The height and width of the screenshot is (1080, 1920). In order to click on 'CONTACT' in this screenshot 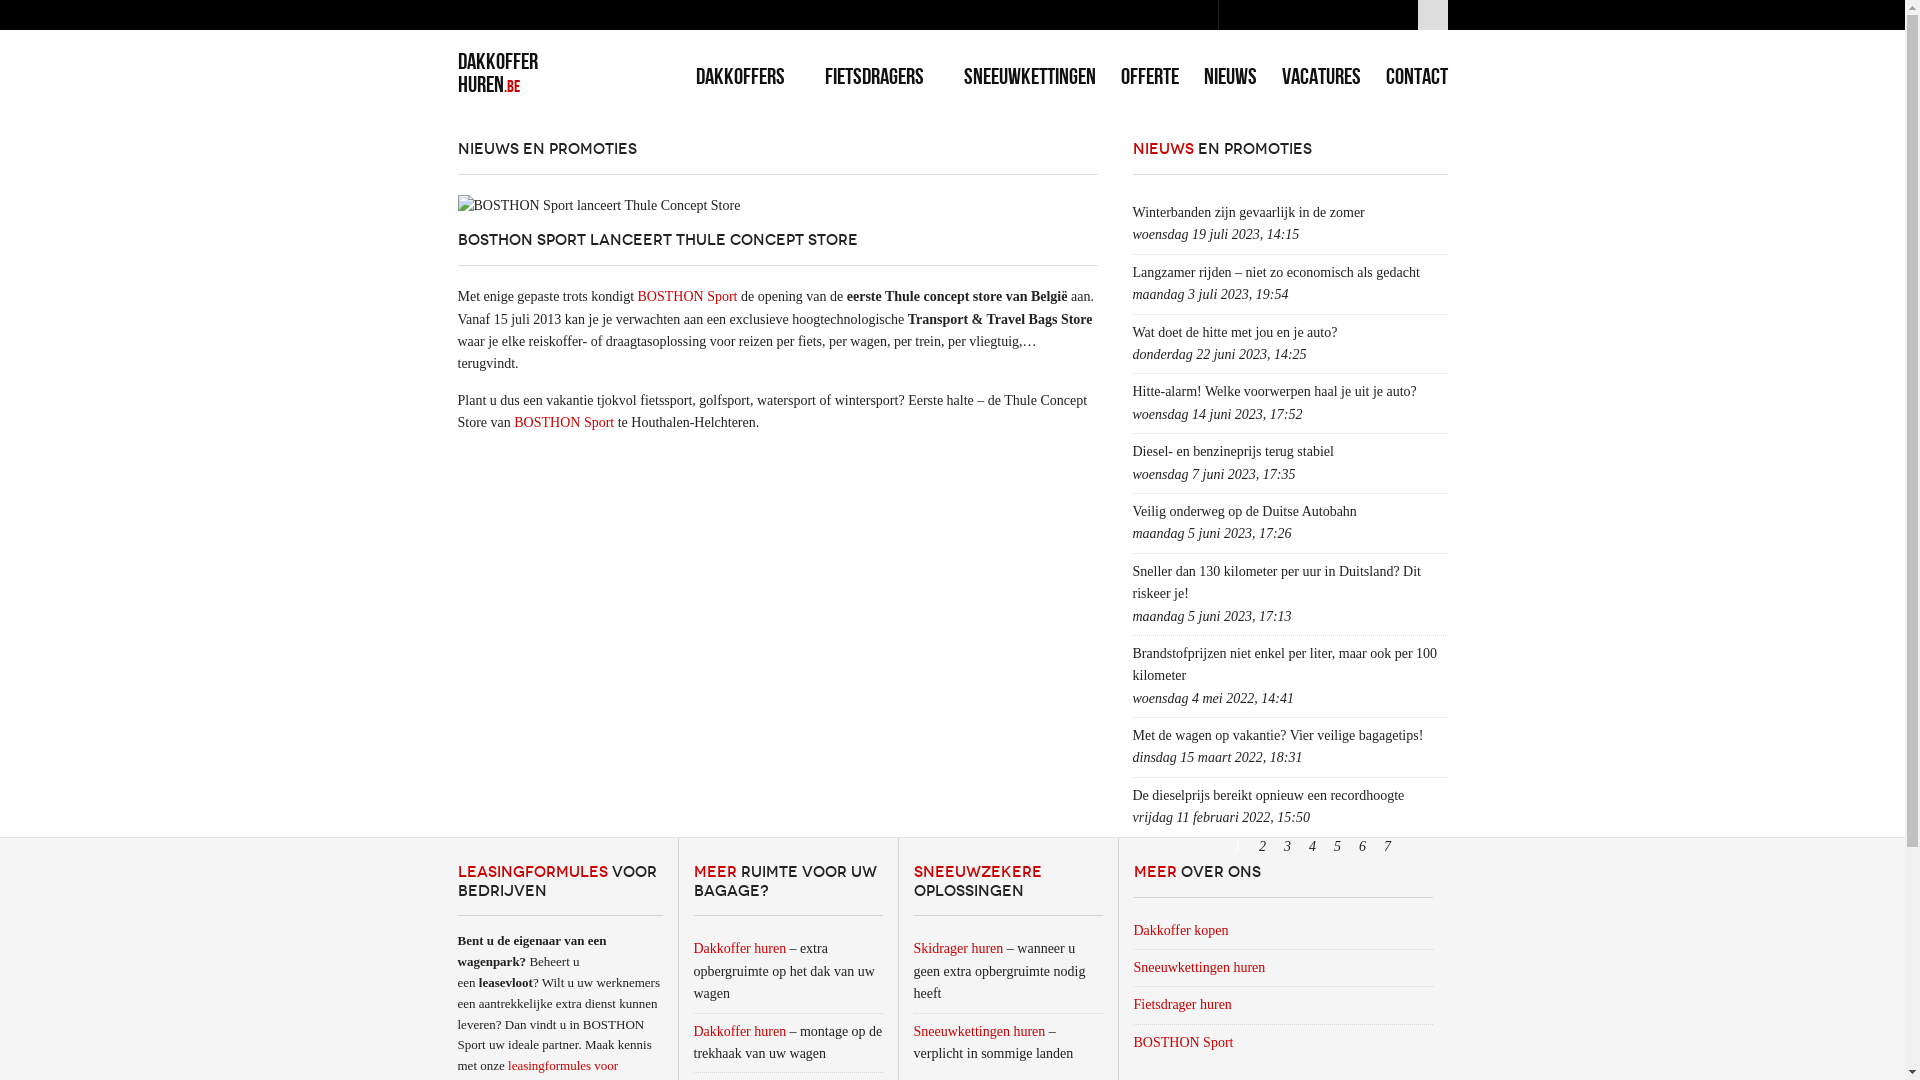, I will do `click(1415, 75)`.